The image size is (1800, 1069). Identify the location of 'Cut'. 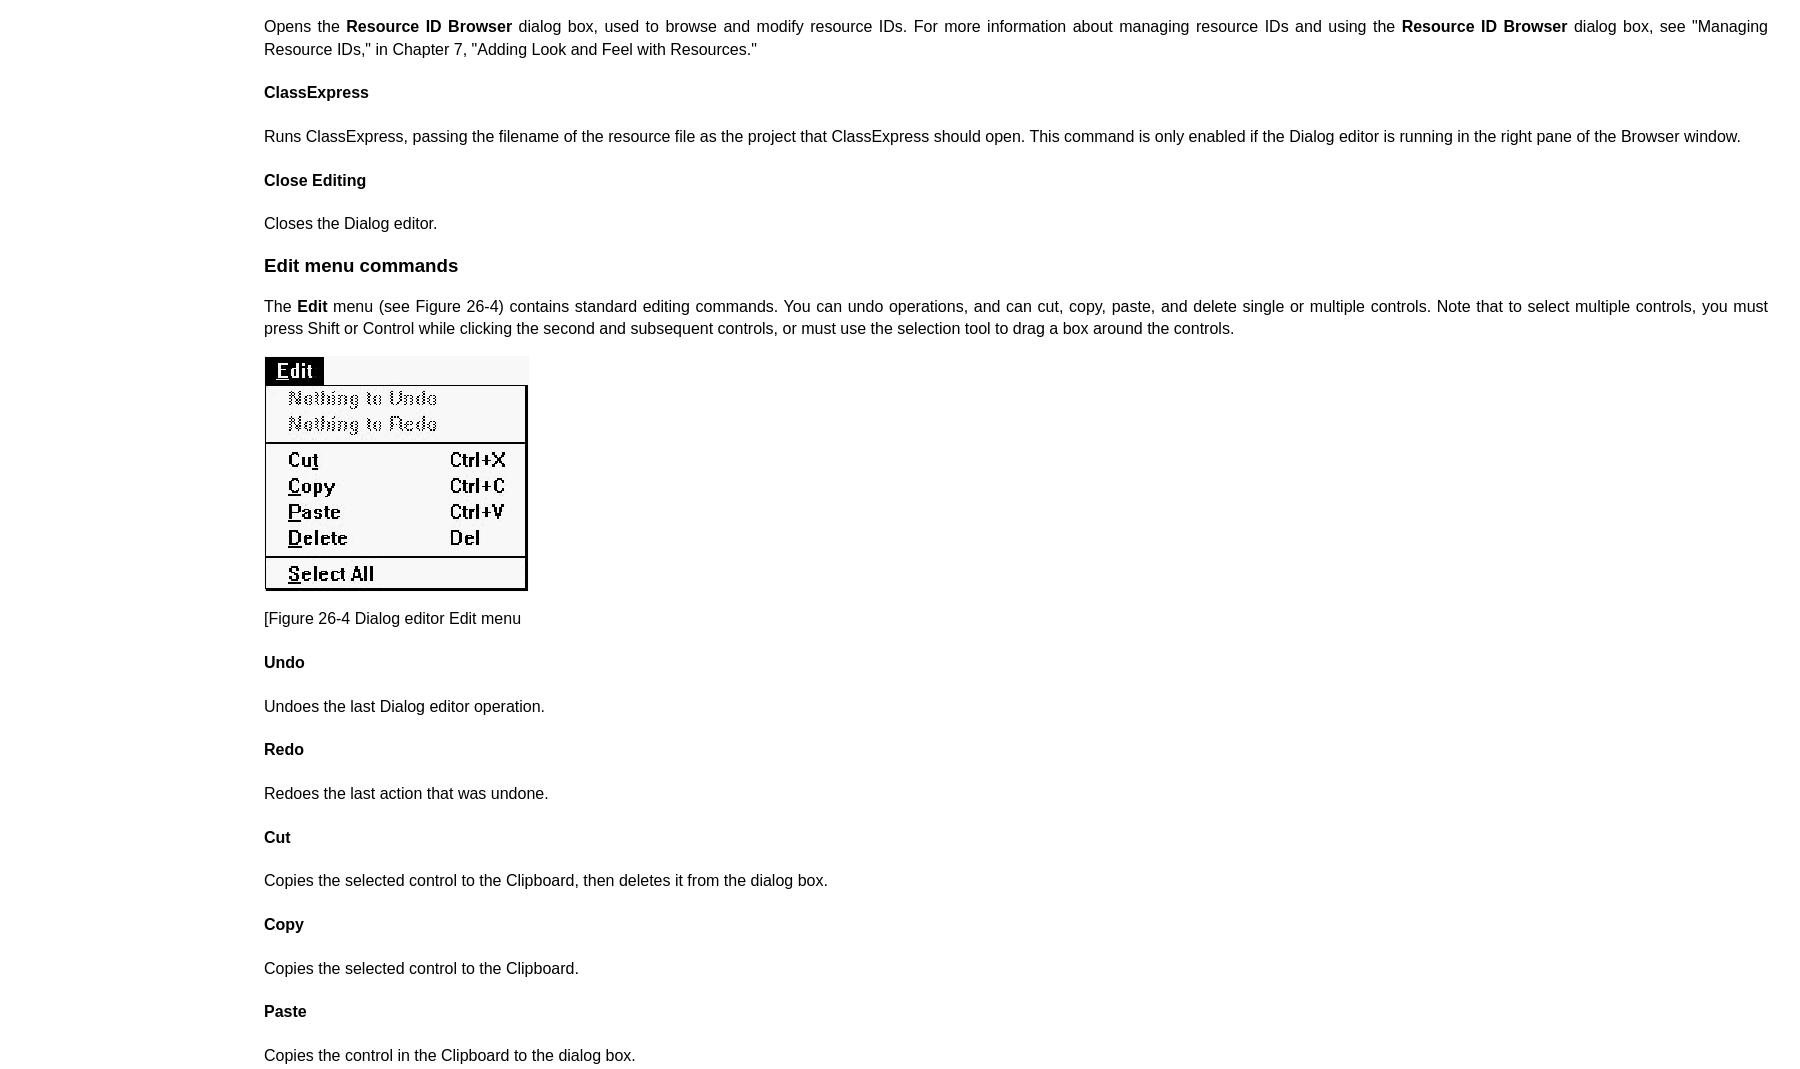
(276, 836).